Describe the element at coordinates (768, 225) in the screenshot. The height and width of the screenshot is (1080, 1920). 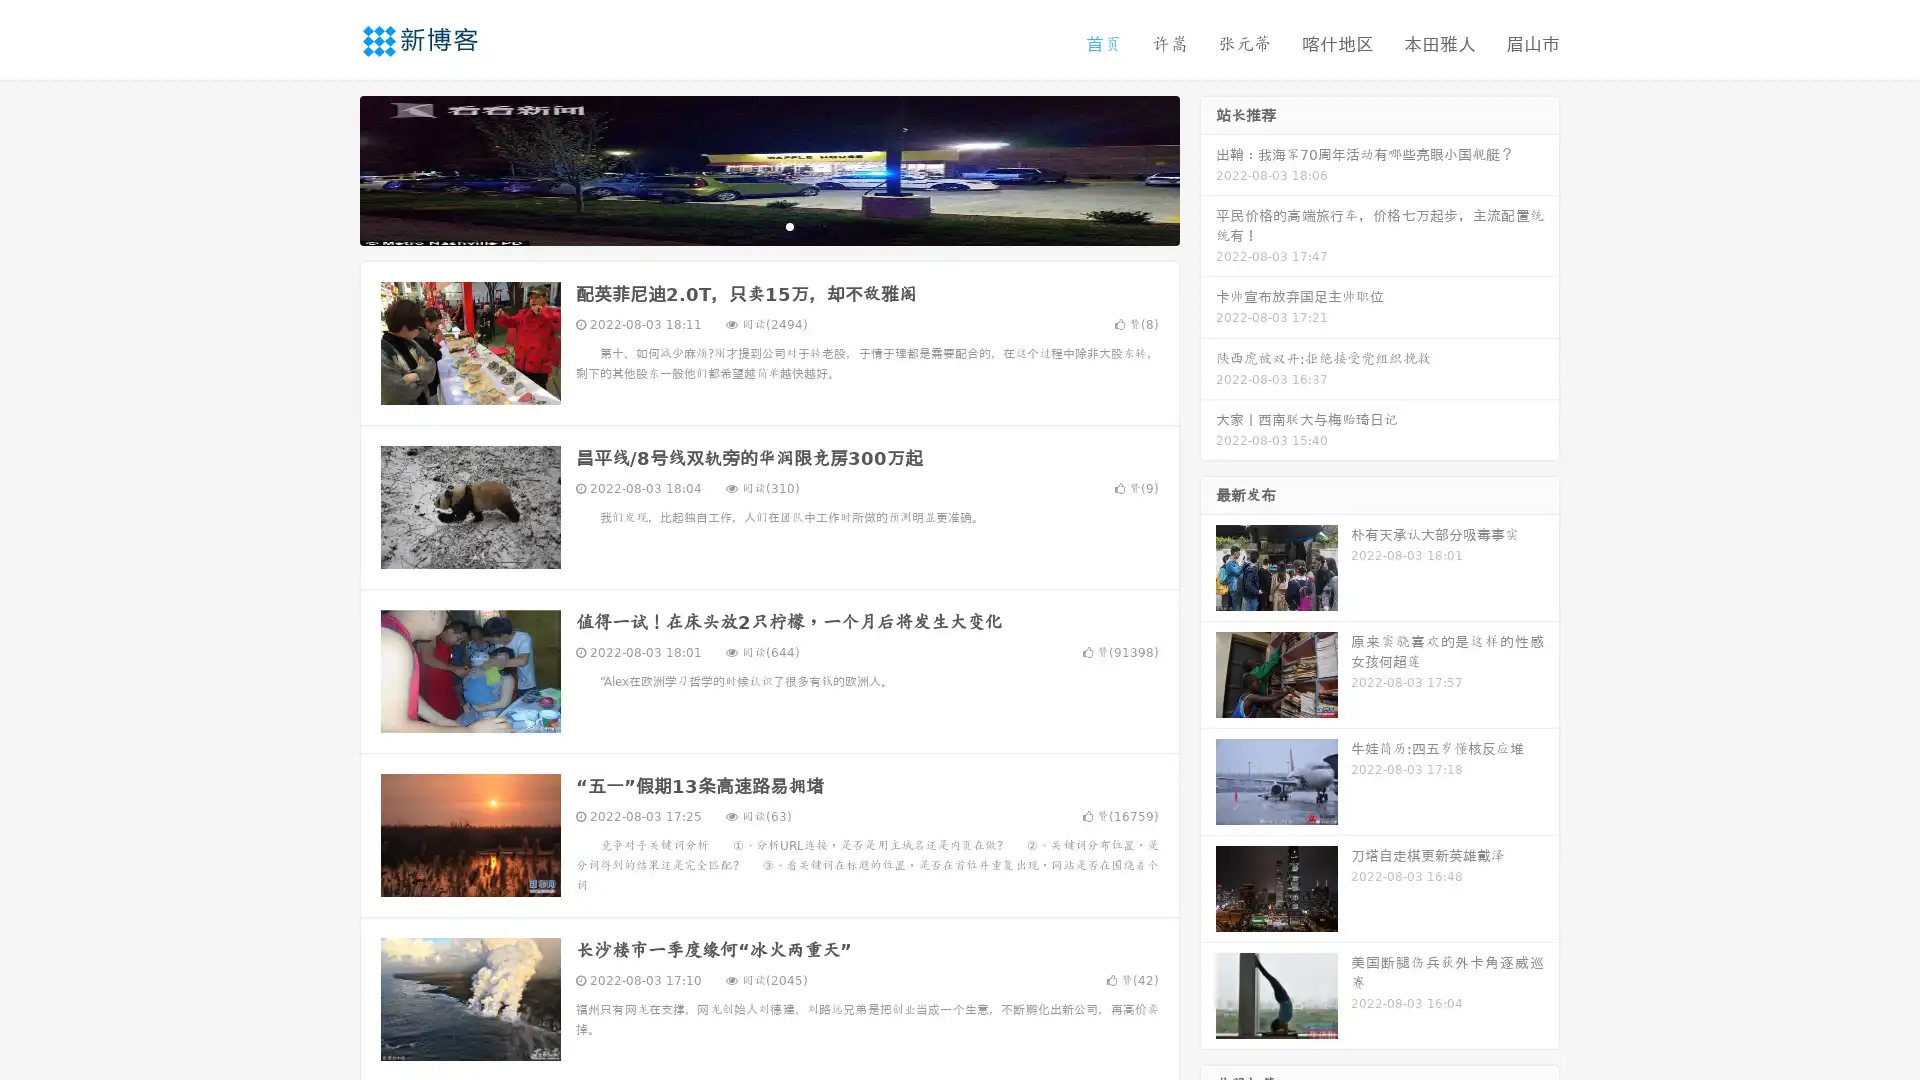
I see `Go to slide 2` at that location.